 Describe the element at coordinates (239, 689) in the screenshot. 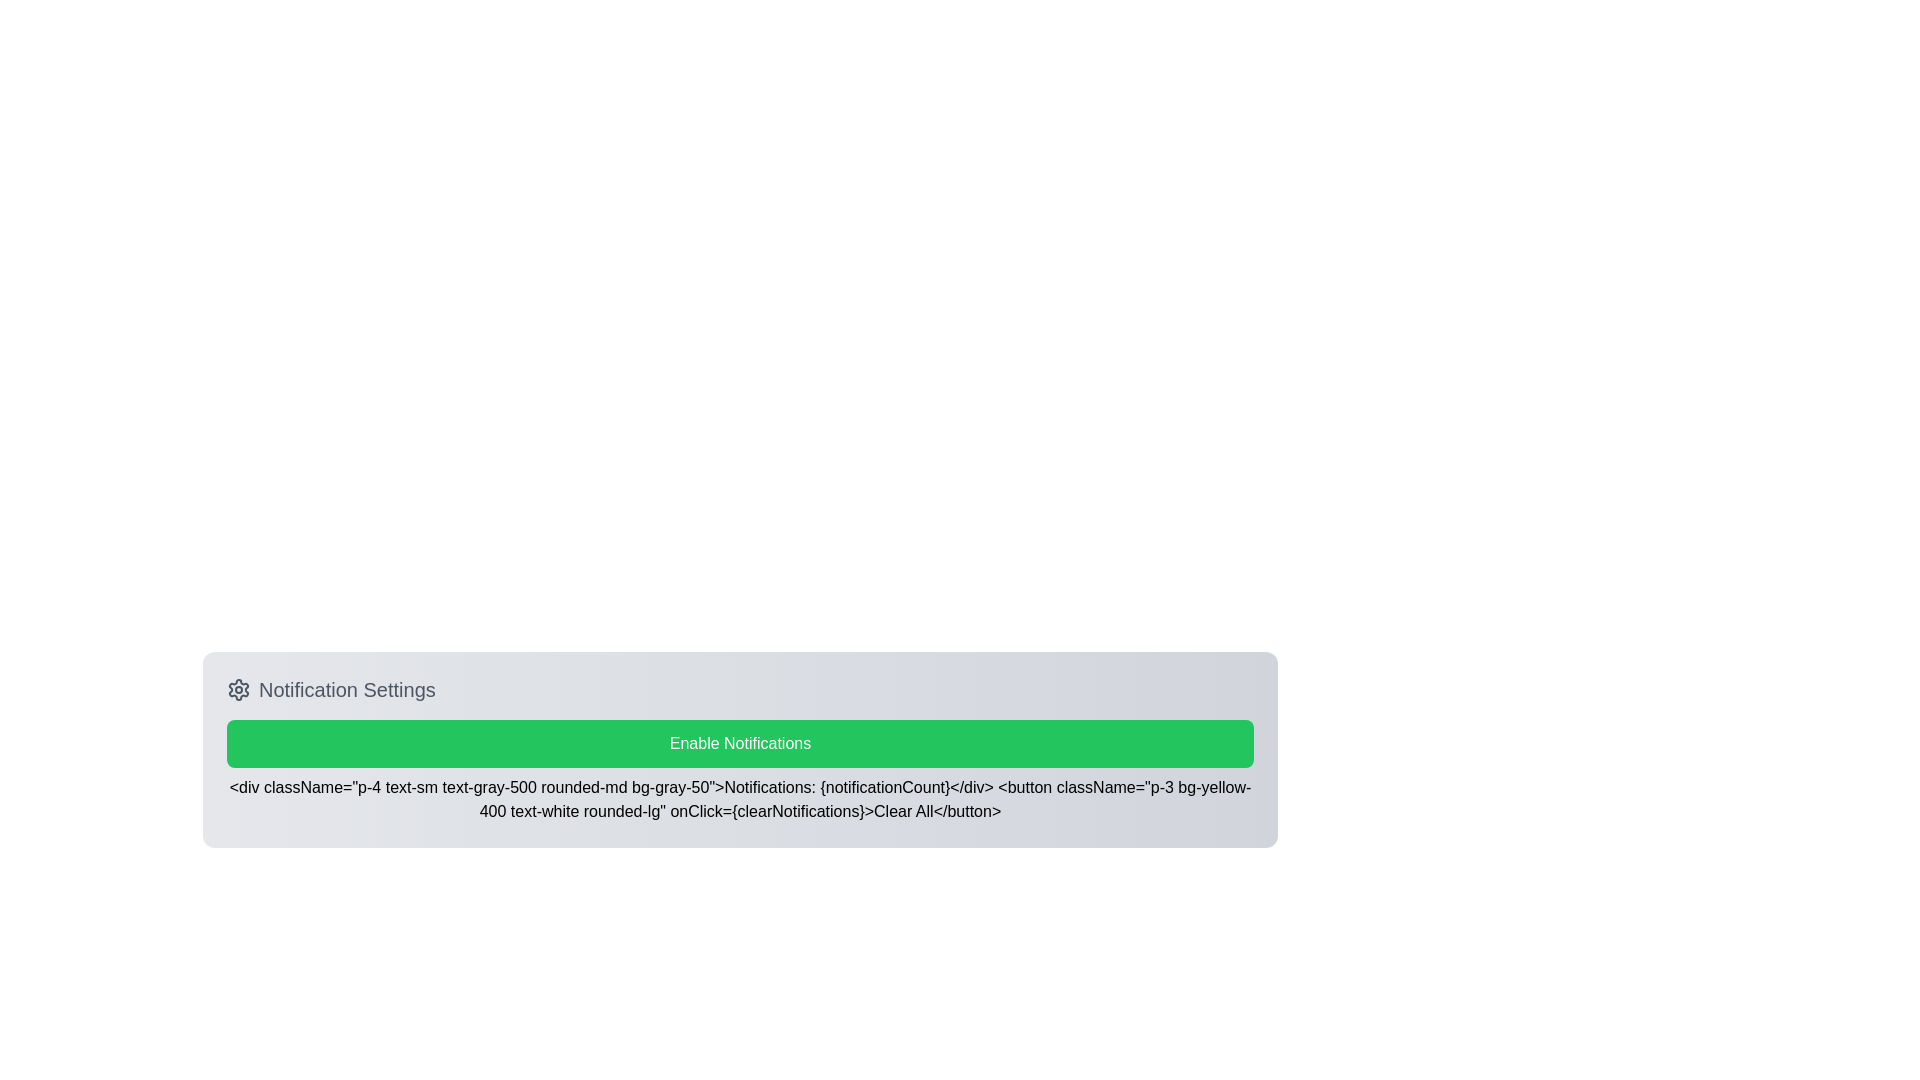

I see `the settings icon located to the left of the 'Notification Settings' text to view the context menu` at that location.